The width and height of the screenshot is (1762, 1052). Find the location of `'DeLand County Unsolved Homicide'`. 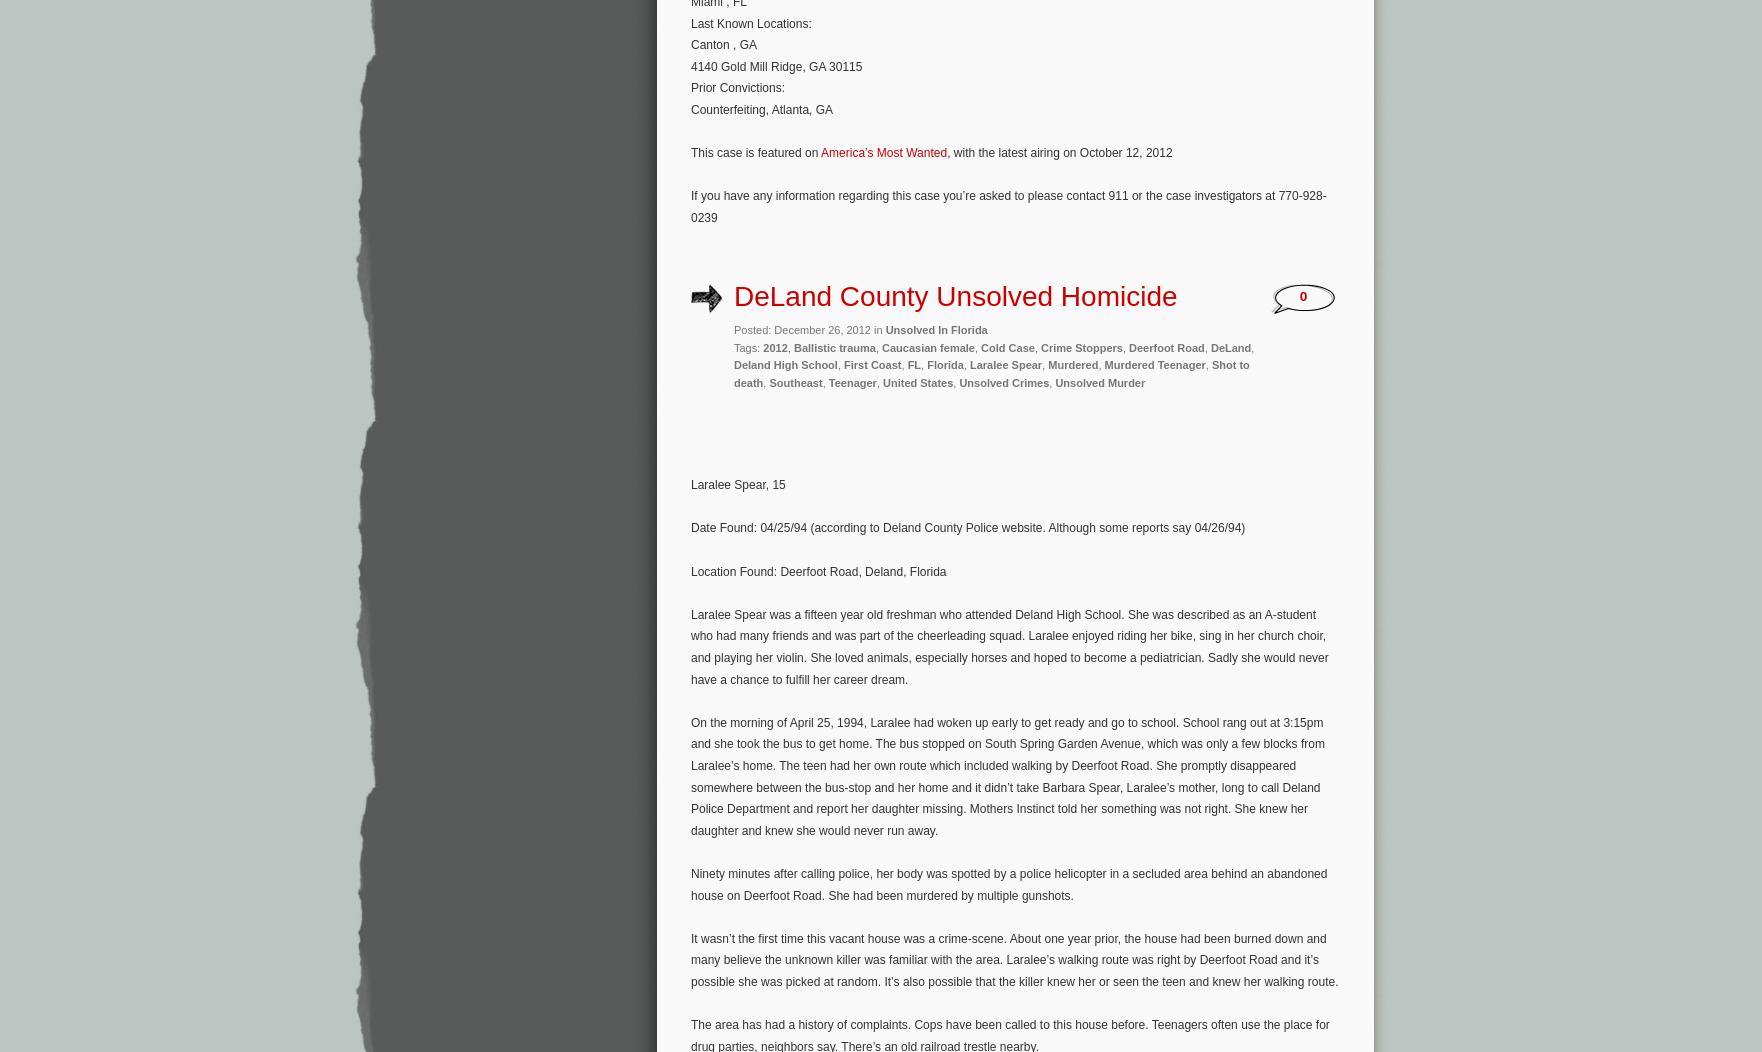

'DeLand County Unsolved Homicide' is located at coordinates (955, 296).